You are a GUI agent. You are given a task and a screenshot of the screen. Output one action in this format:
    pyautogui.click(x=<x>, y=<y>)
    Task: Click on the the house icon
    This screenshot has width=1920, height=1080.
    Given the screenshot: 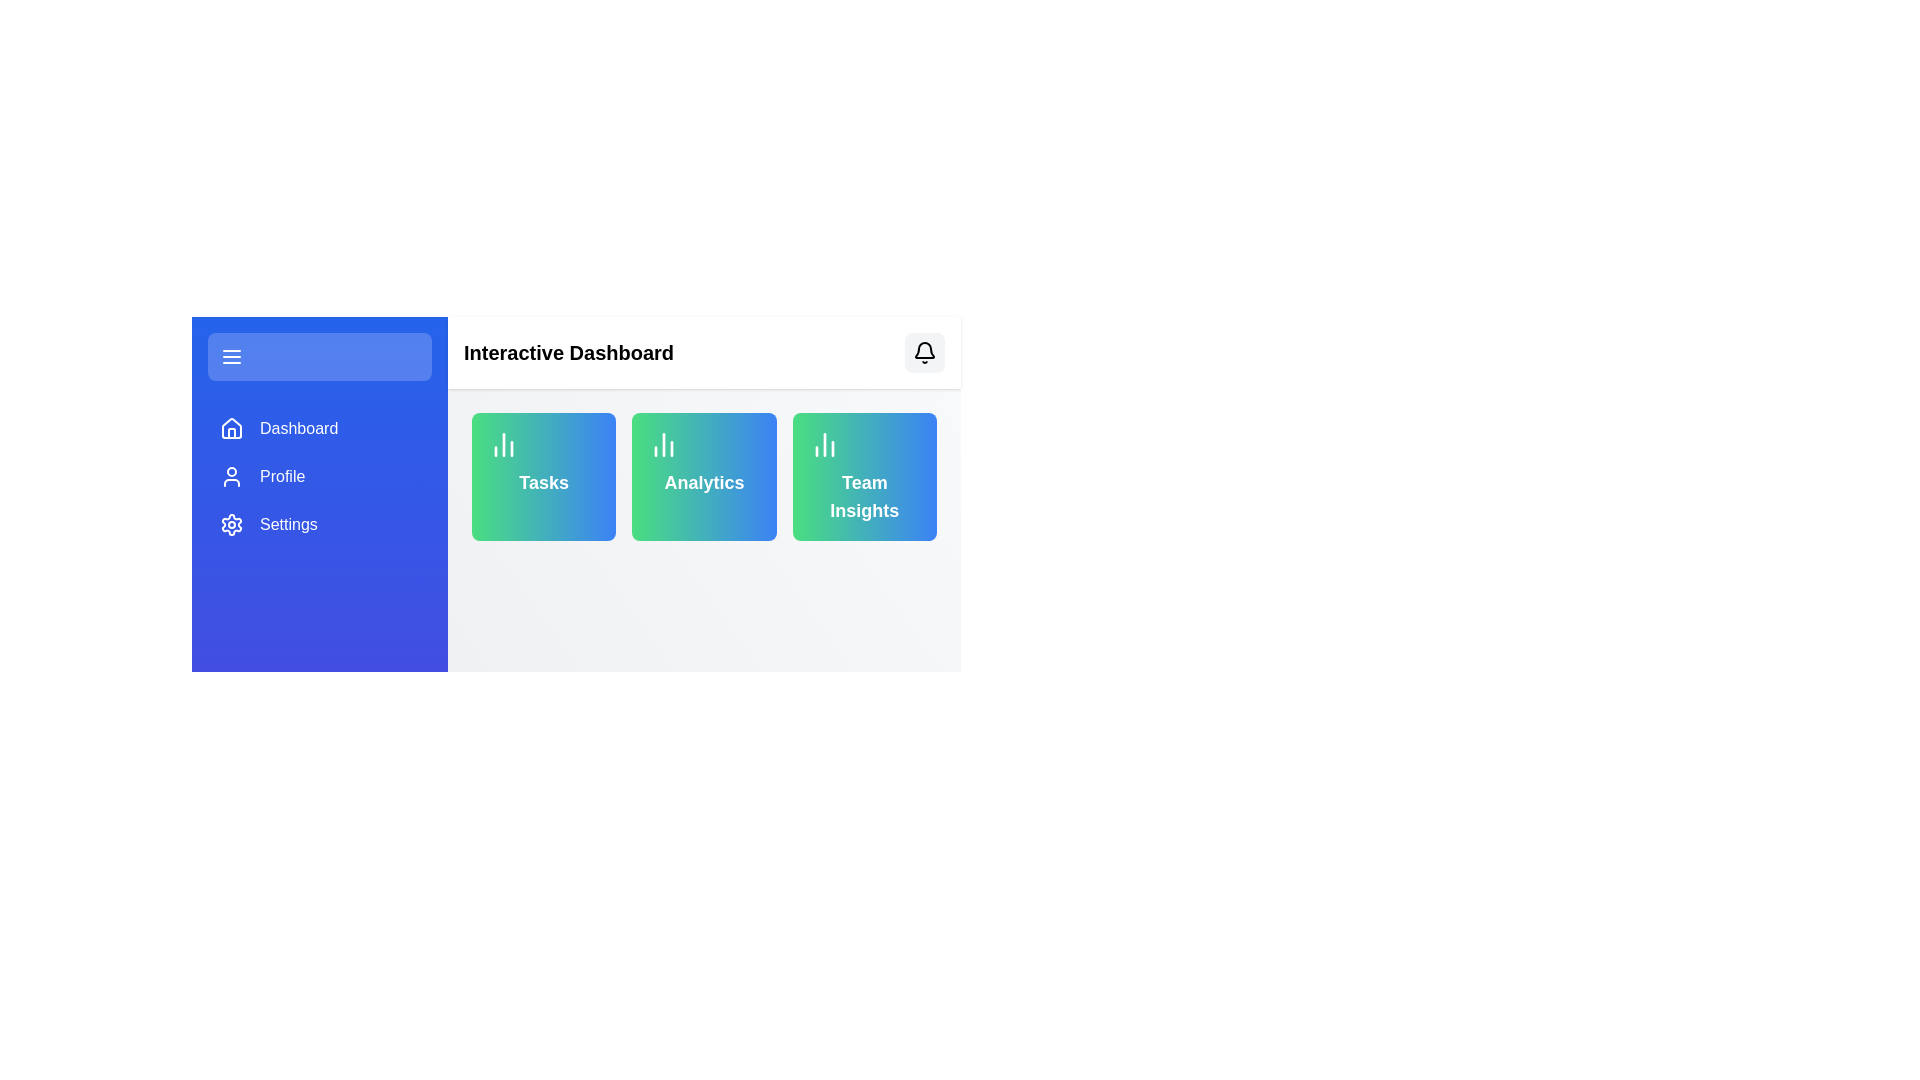 What is the action you would take?
    pyautogui.click(x=231, y=427)
    